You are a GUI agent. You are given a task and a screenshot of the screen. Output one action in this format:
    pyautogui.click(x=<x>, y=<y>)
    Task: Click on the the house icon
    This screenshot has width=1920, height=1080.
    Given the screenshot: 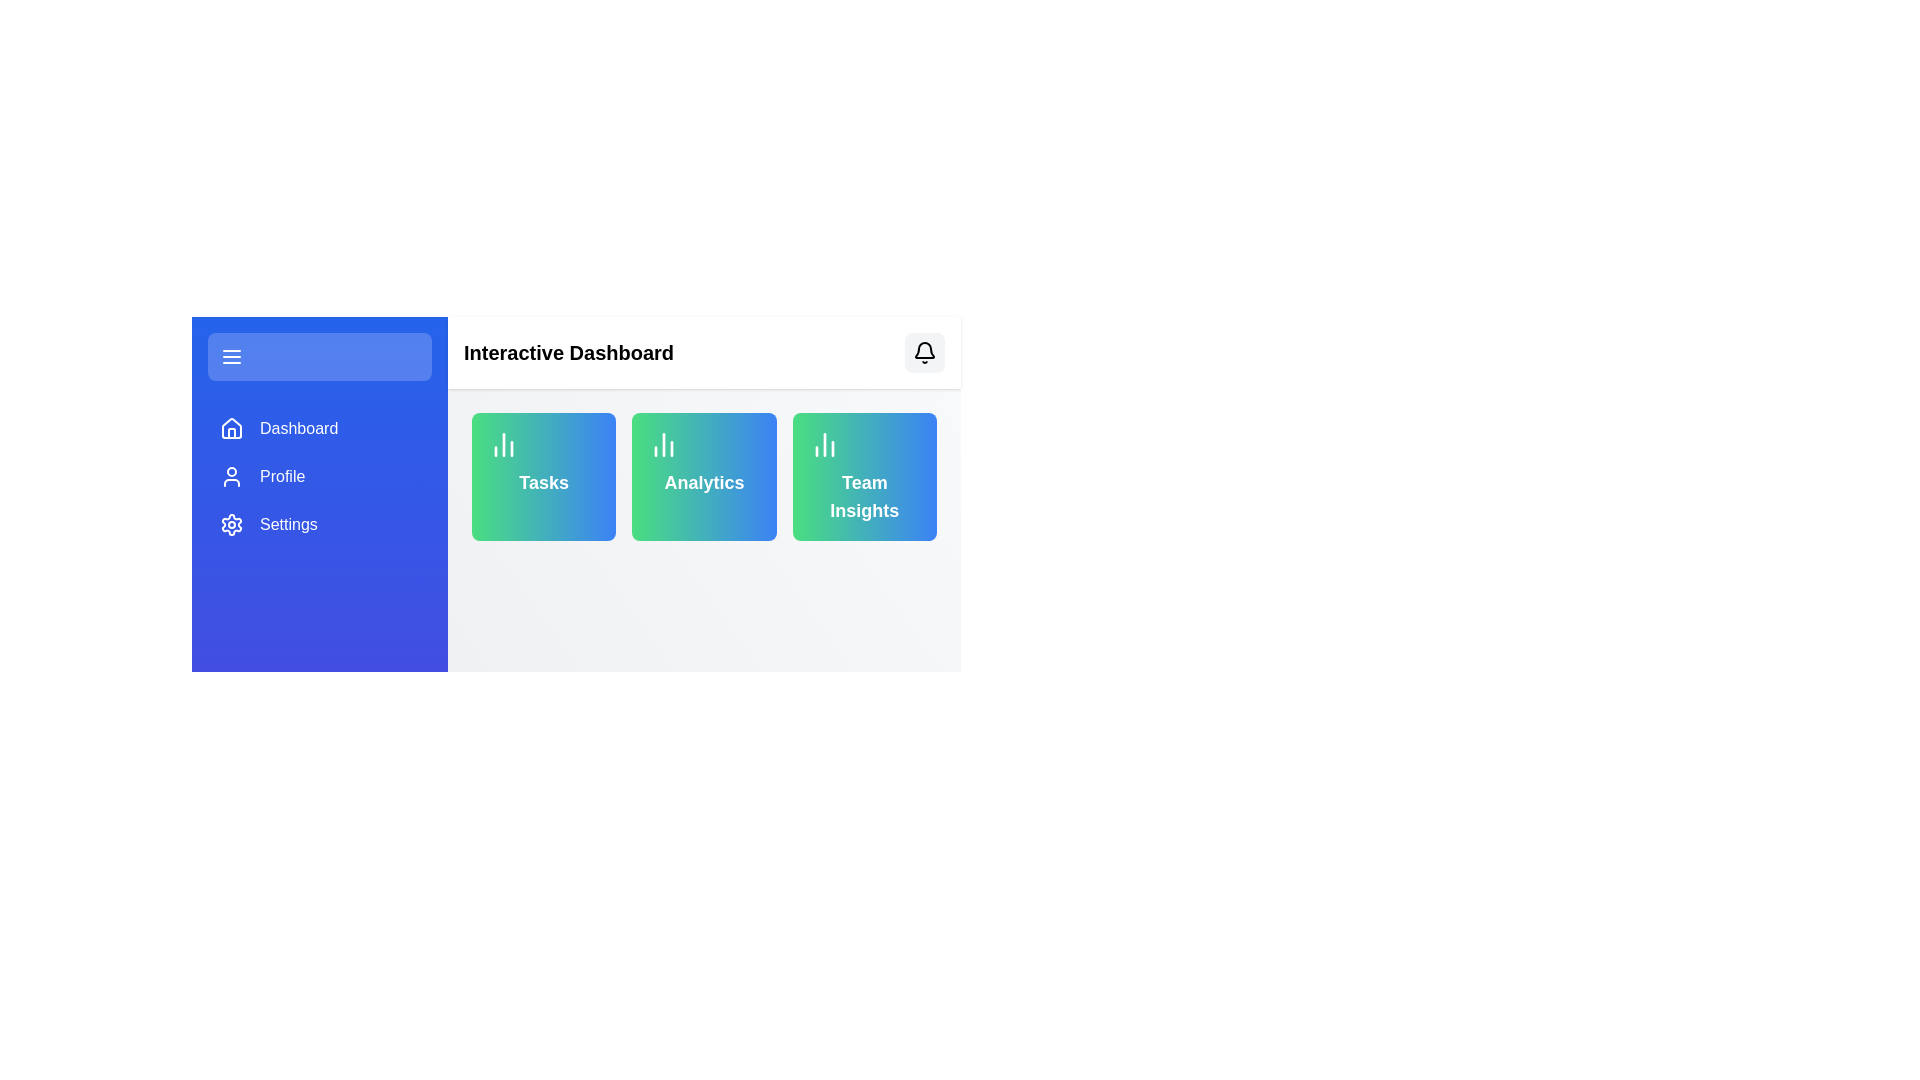 What is the action you would take?
    pyautogui.click(x=231, y=427)
    